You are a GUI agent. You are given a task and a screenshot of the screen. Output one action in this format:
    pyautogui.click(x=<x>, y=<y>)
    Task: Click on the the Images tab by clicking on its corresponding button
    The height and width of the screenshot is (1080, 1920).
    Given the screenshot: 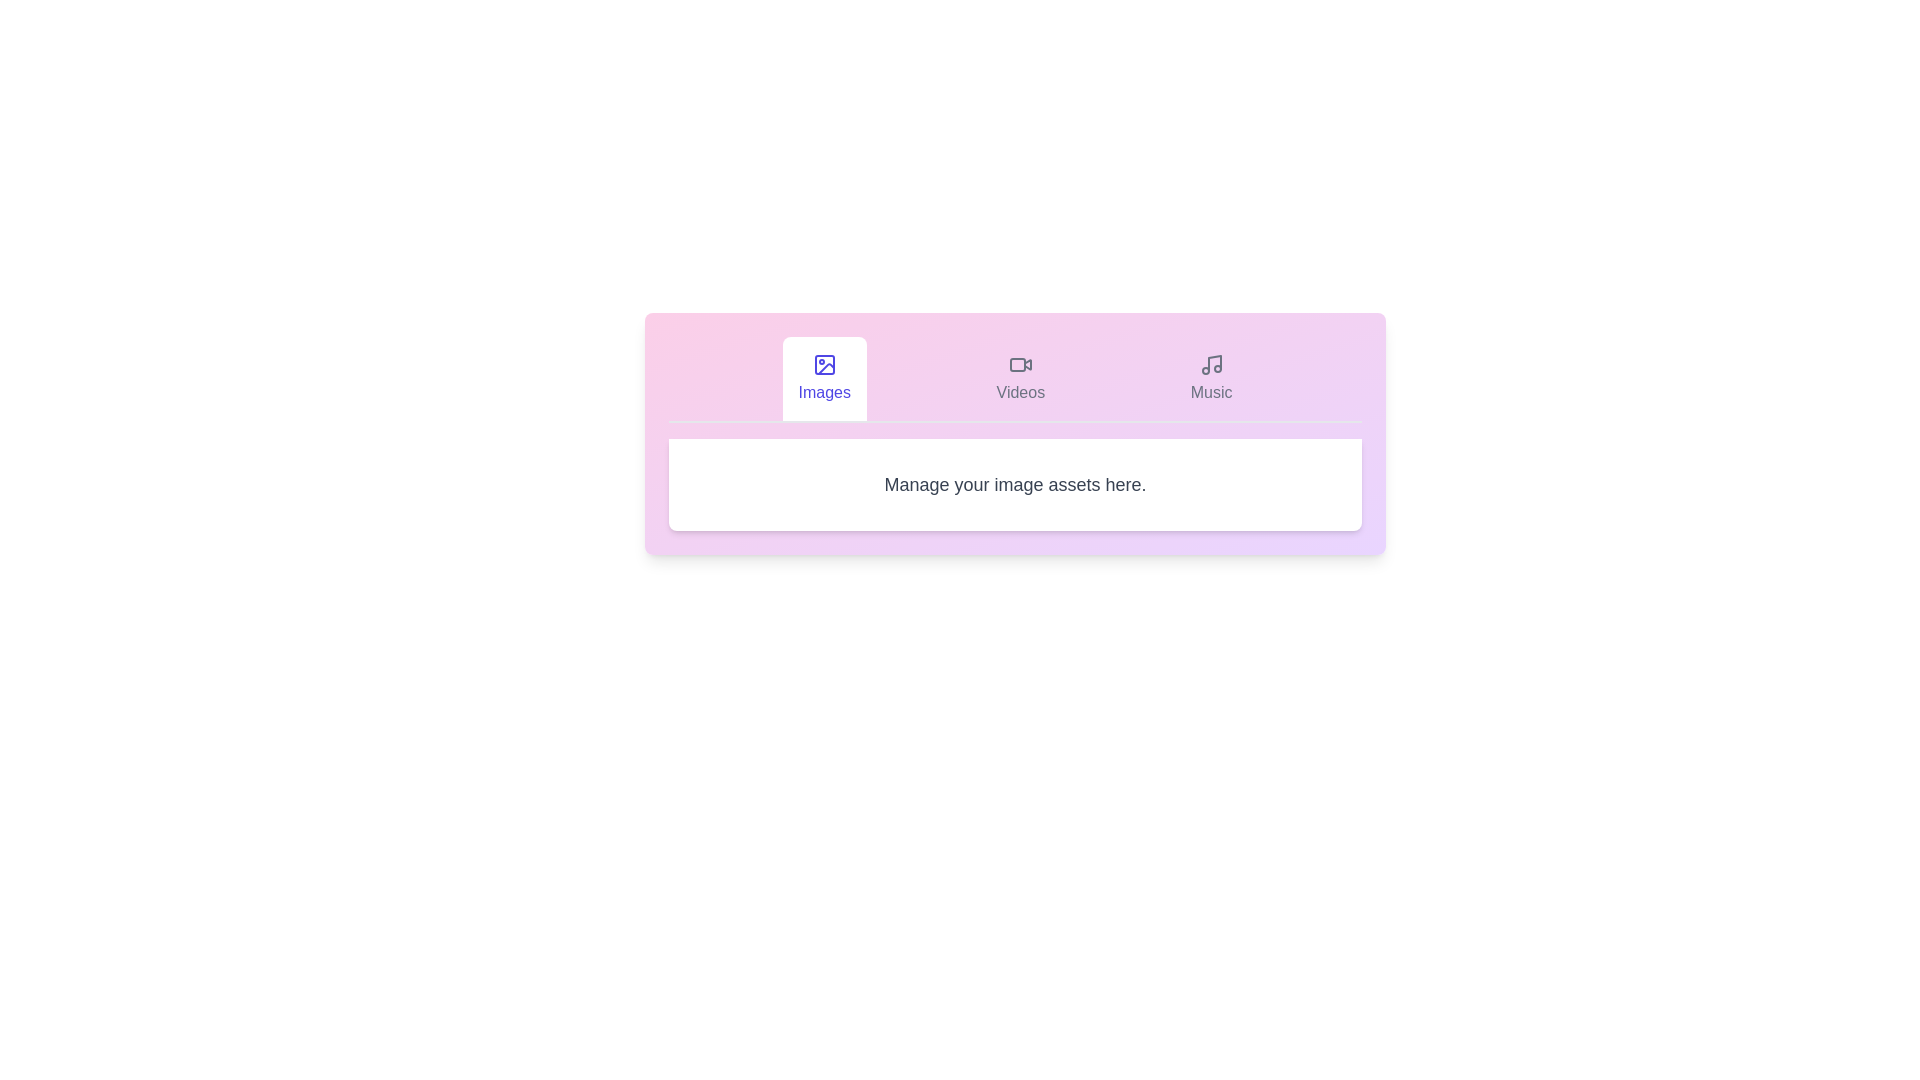 What is the action you would take?
    pyautogui.click(x=824, y=378)
    